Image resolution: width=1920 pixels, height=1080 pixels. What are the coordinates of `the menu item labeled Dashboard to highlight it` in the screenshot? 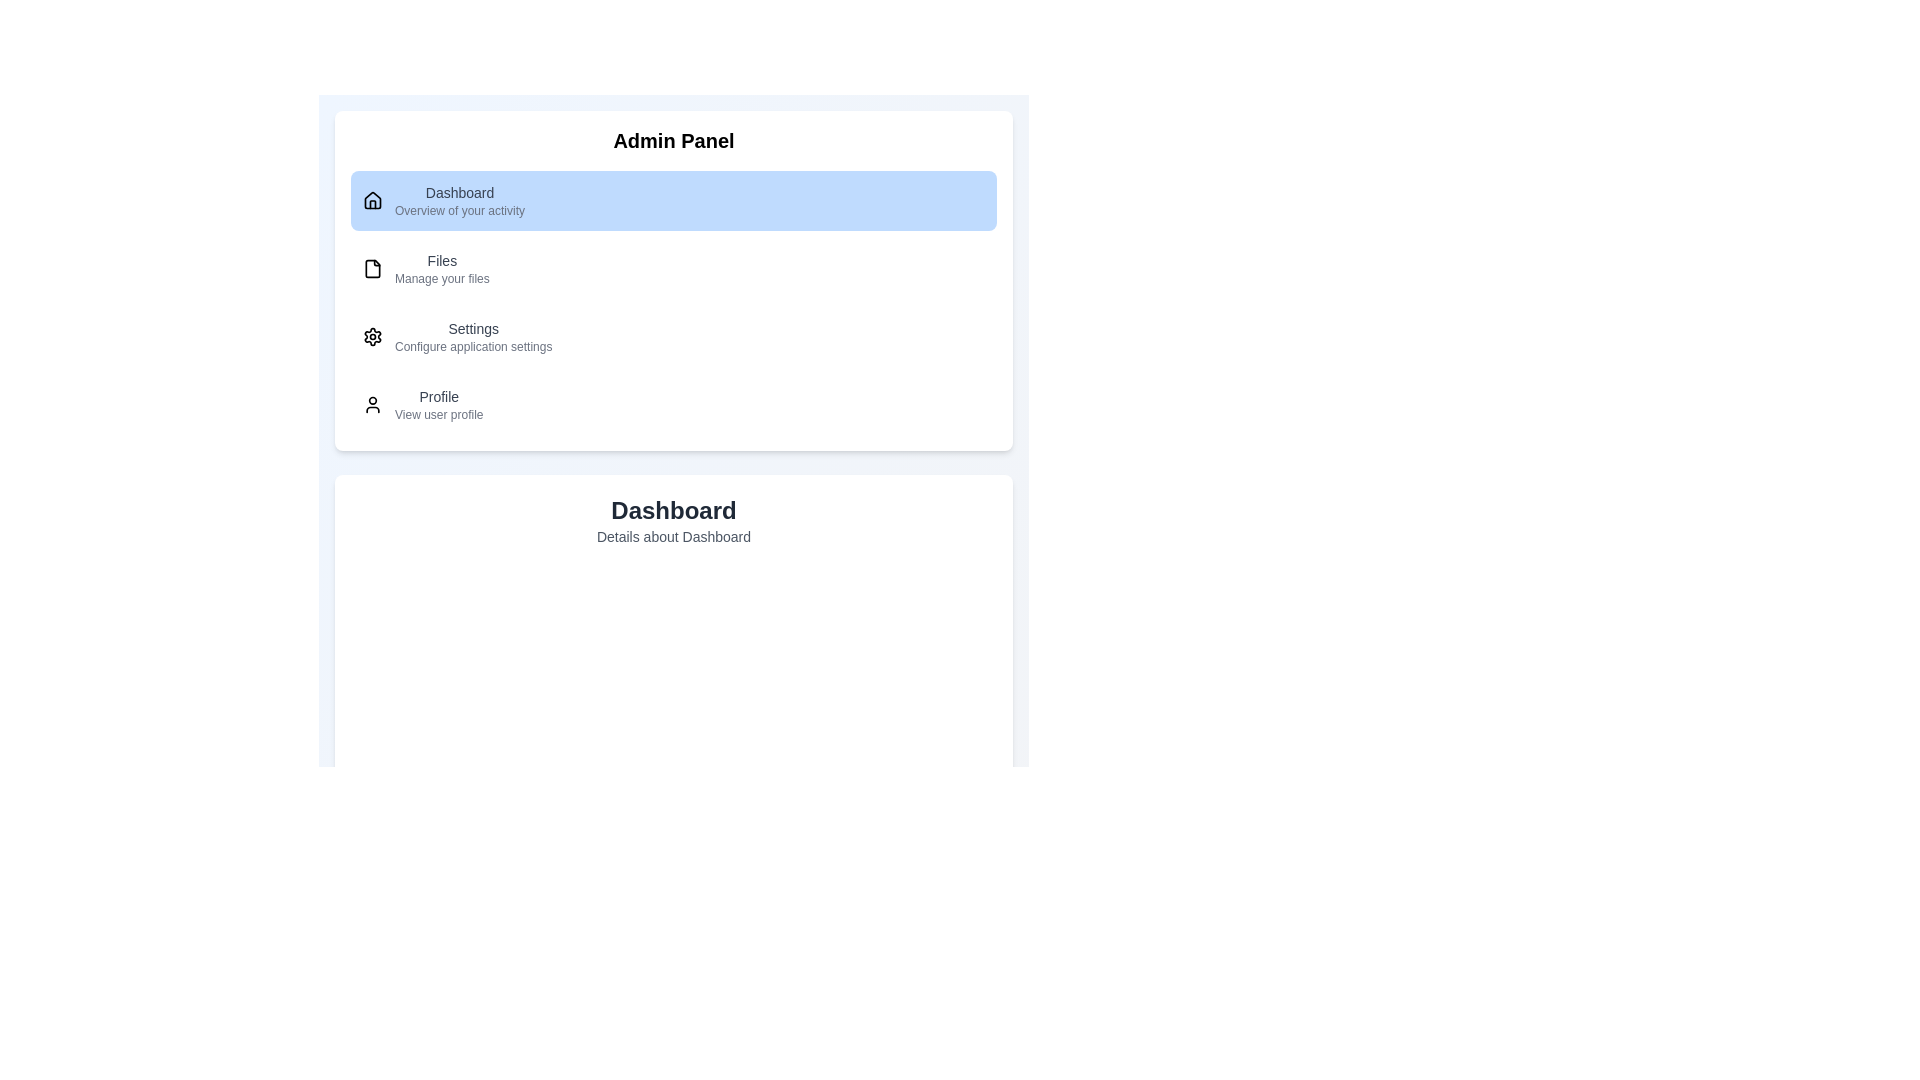 It's located at (673, 200).